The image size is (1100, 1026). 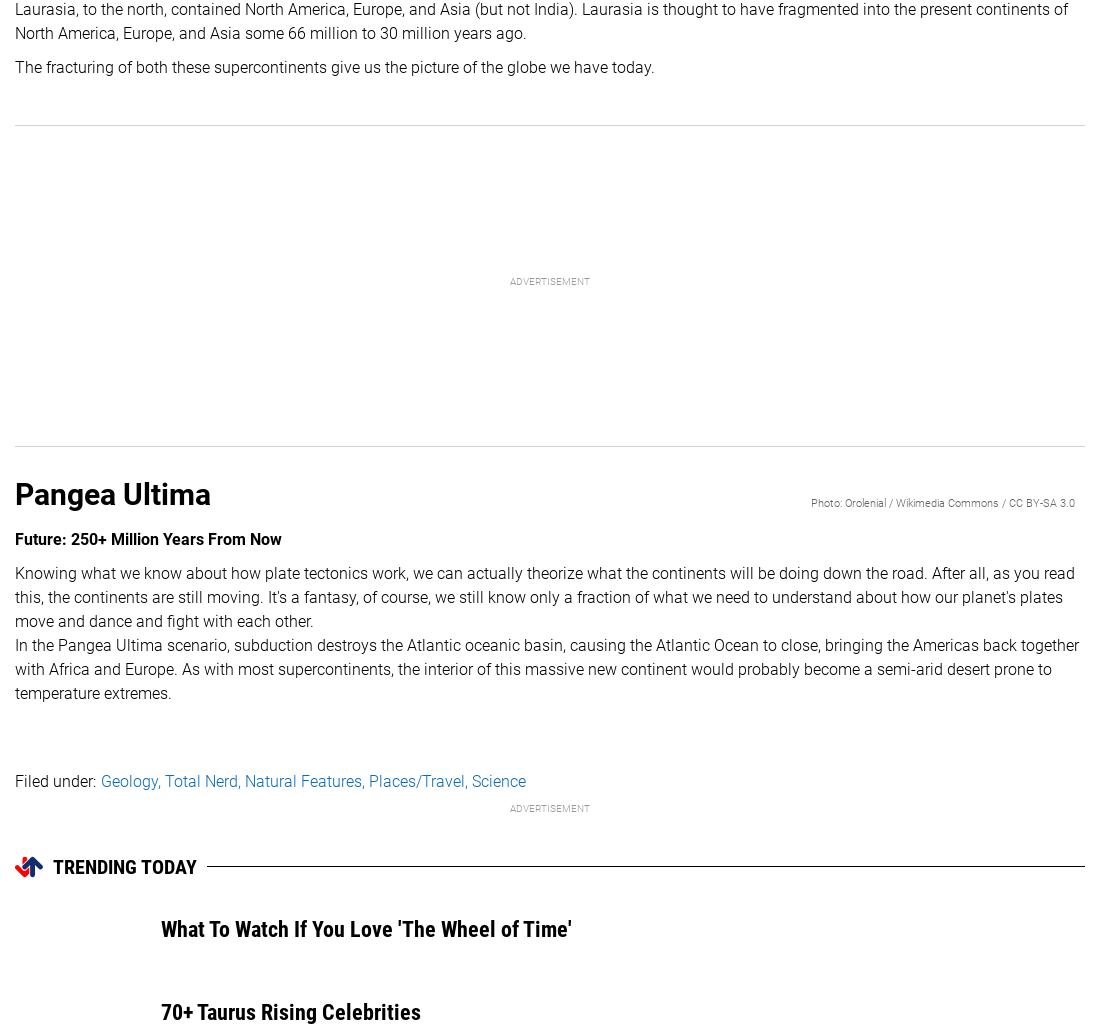 What do you see at coordinates (244, 779) in the screenshot?
I see `'Natural Features'` at bounding box center [244, 779].